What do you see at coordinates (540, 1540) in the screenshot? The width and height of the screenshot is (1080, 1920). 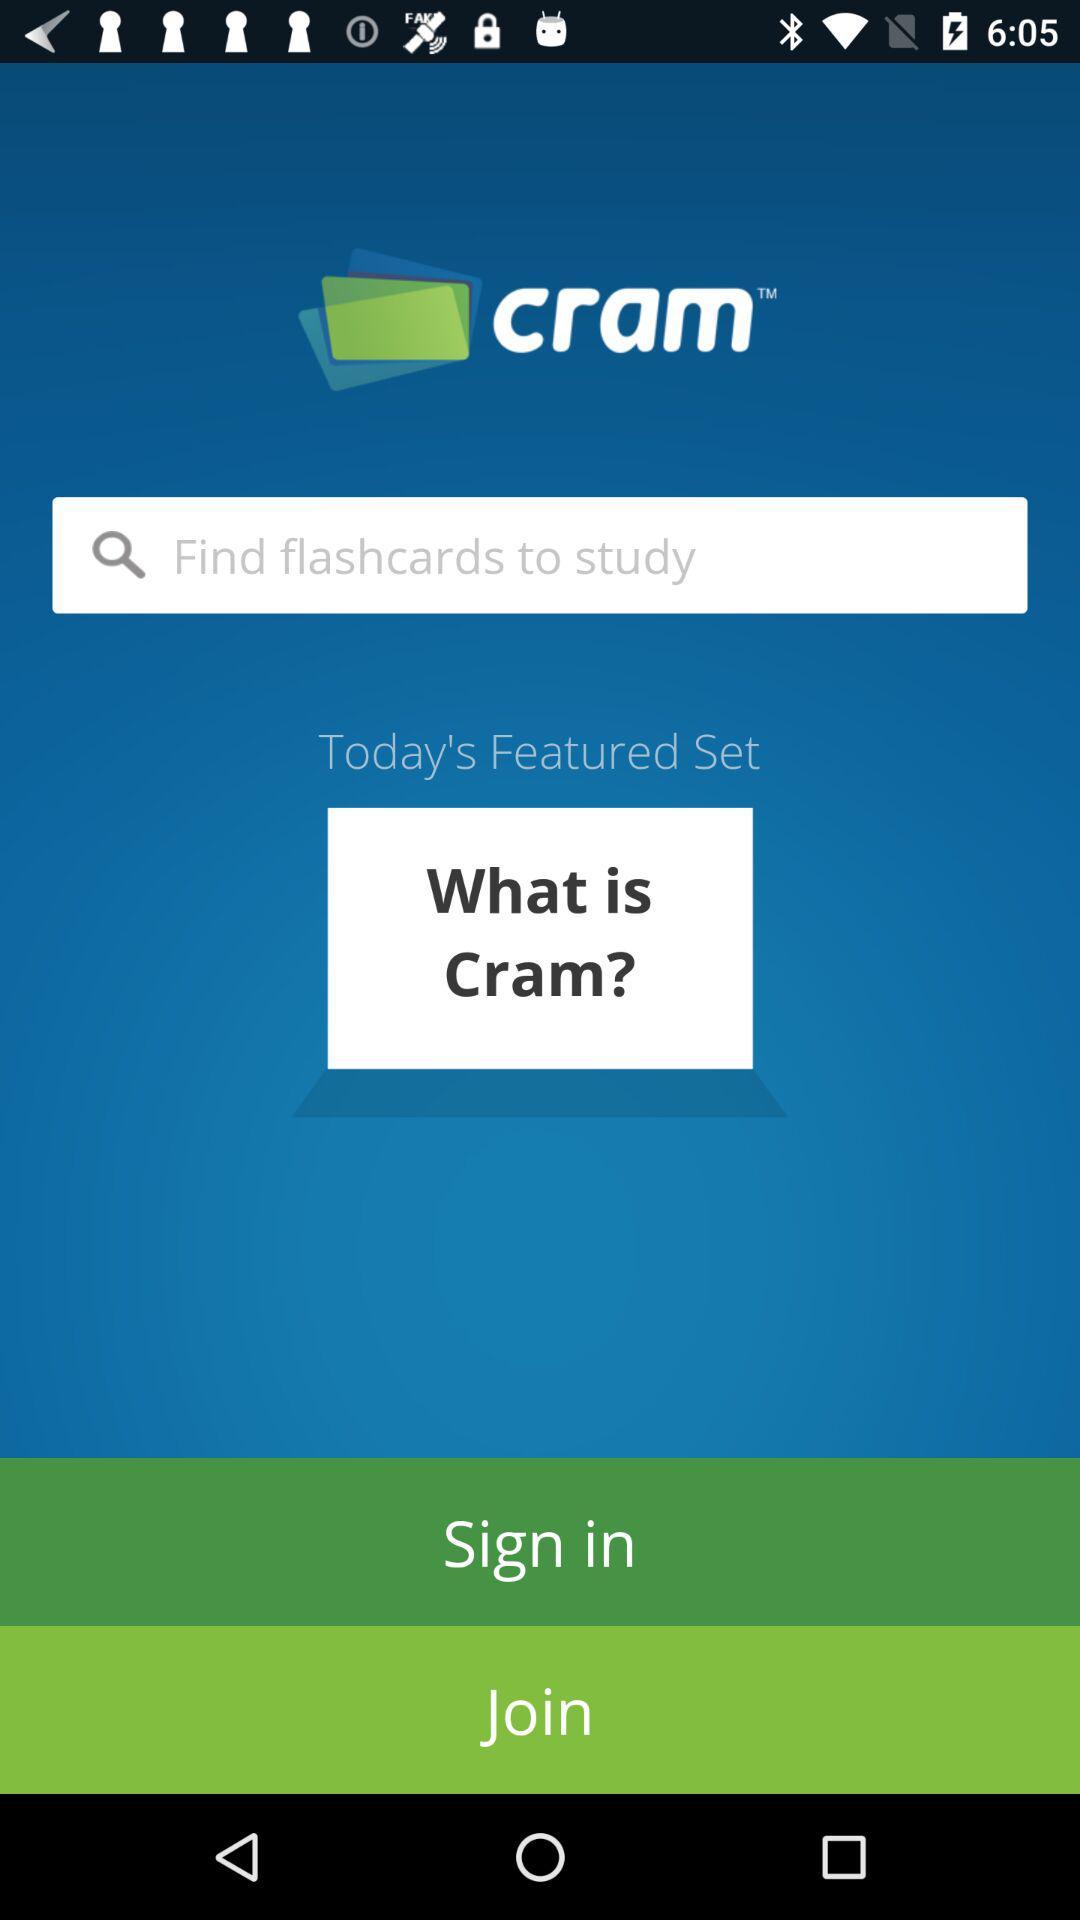 I see `the sign in` at bounding box center [540, 1540].